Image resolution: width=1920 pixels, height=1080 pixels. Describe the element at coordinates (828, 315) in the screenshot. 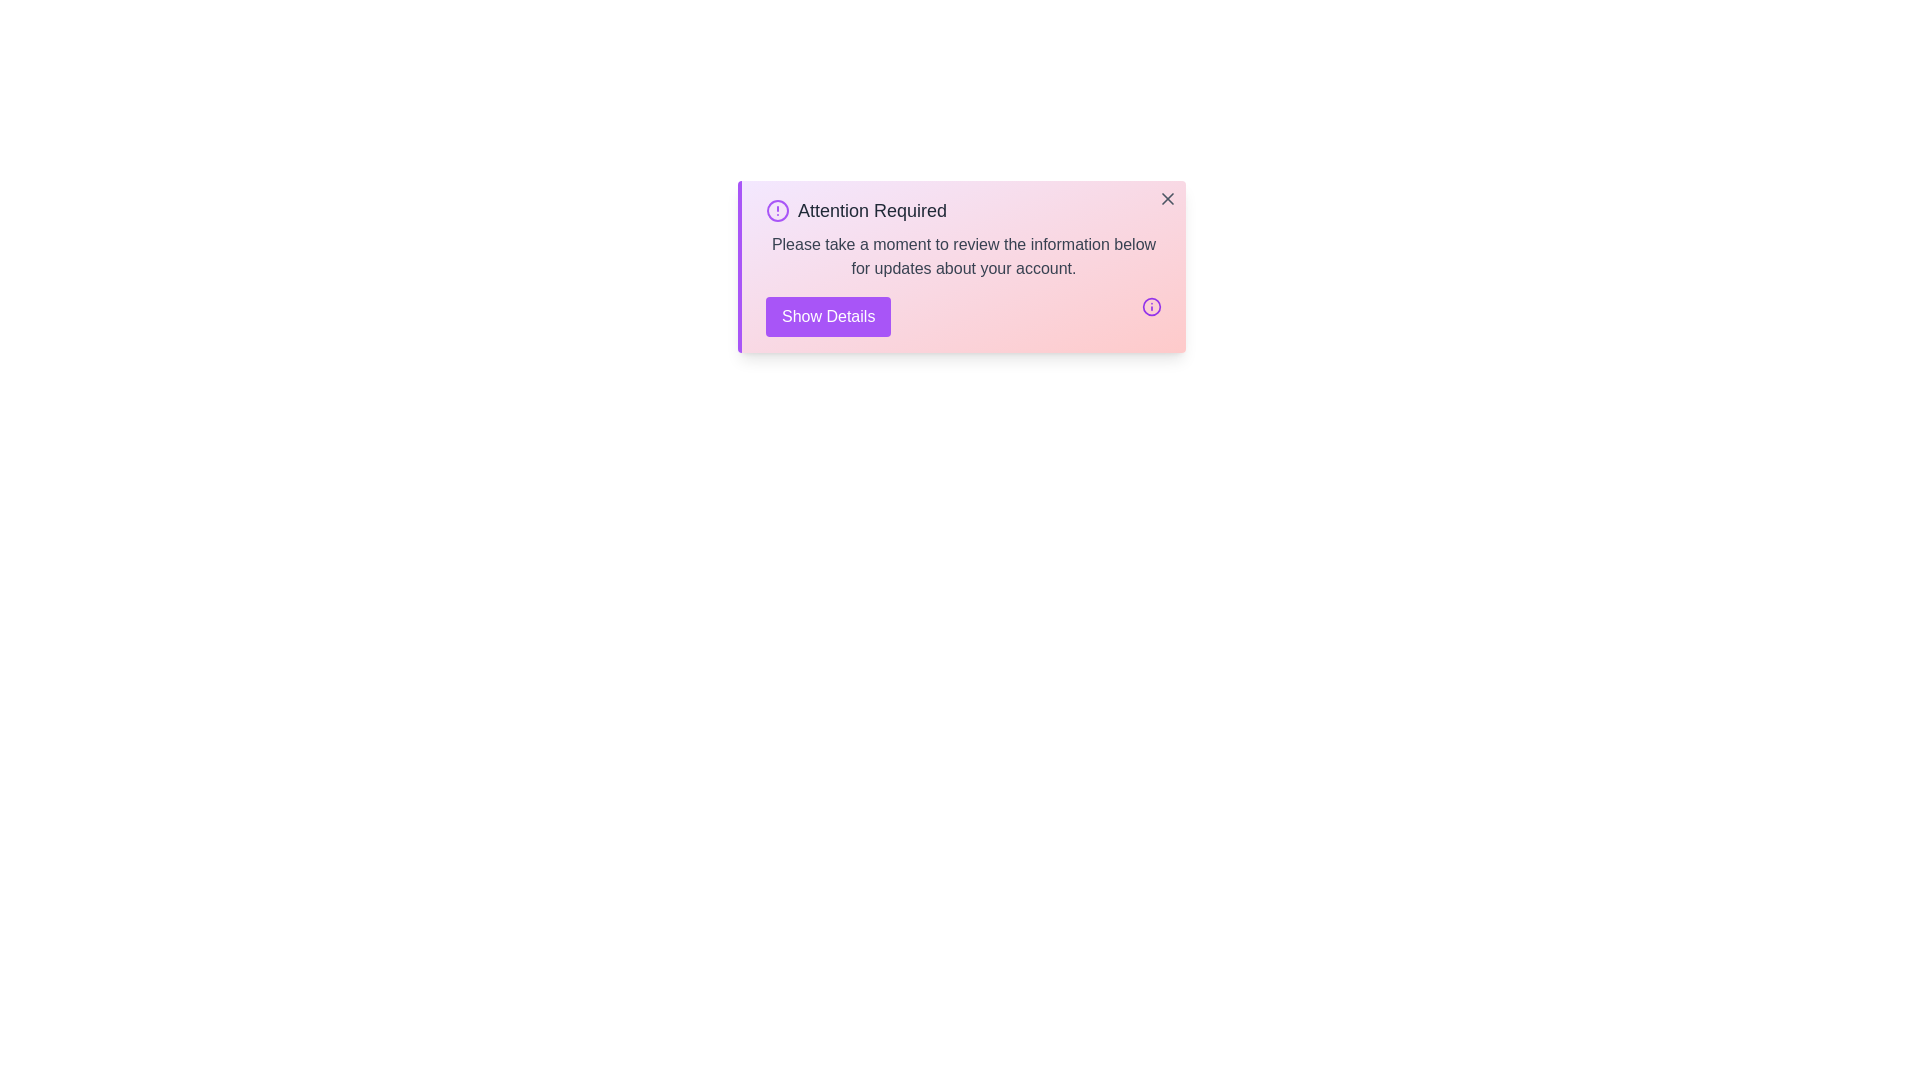

I see `the 'Show Details' button to toggle the detailed information section` at that location.